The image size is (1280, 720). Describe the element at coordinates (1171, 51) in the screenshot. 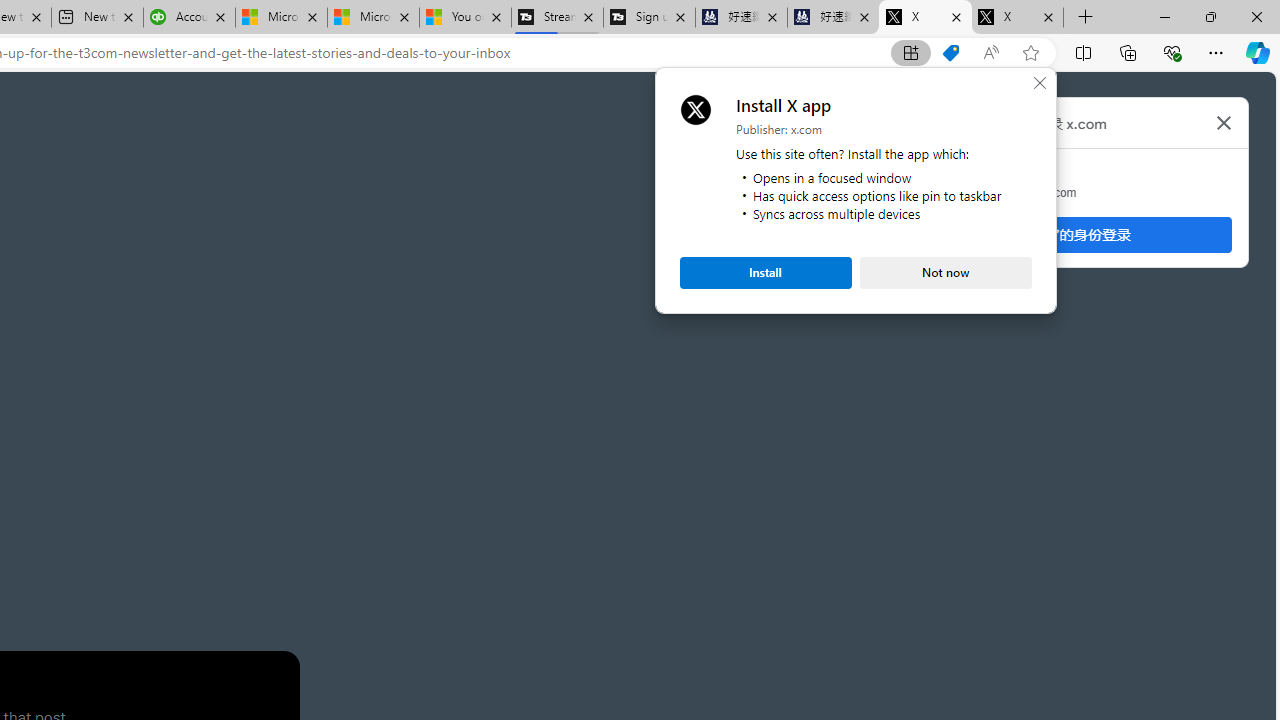

I see `'Browser essentials'` at that location.